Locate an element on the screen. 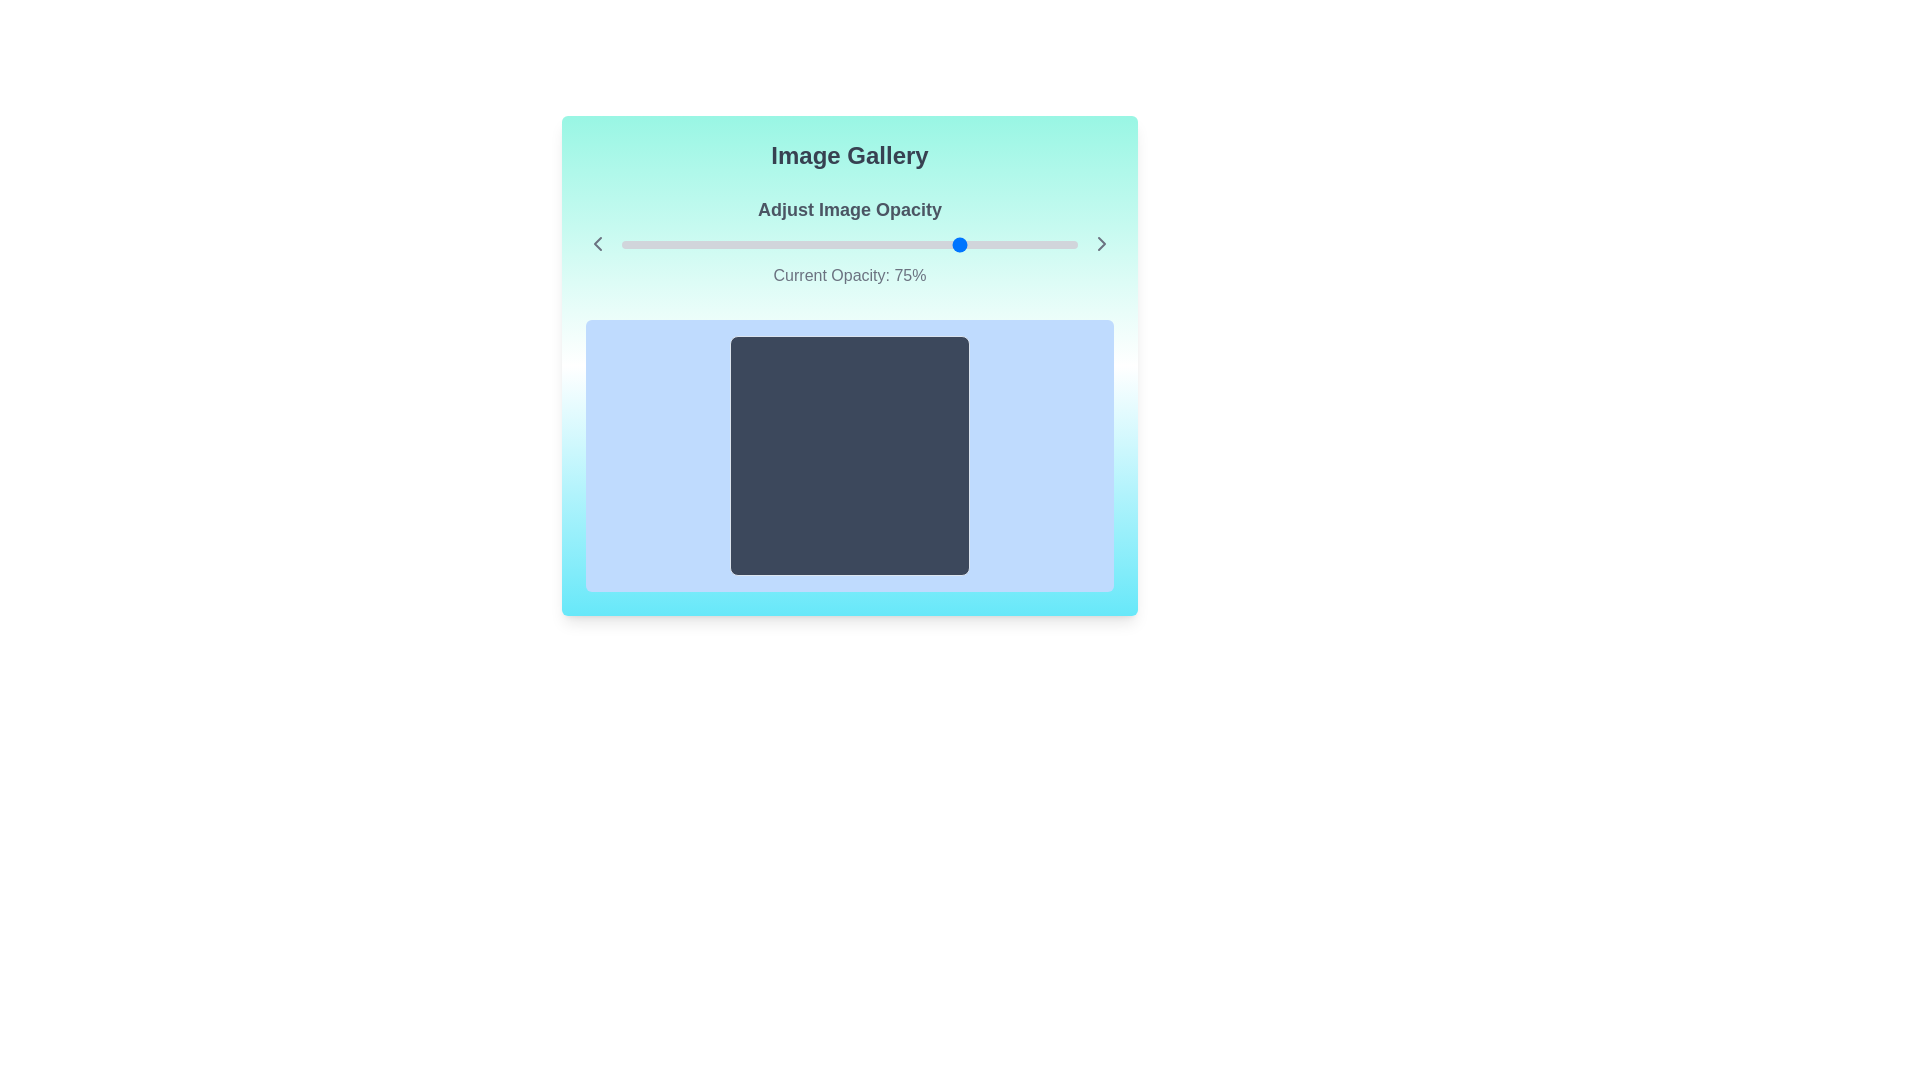 This screenshot has width=1920, height=1080. the image opacity slider to 81% is located at coordinates (991, 244).